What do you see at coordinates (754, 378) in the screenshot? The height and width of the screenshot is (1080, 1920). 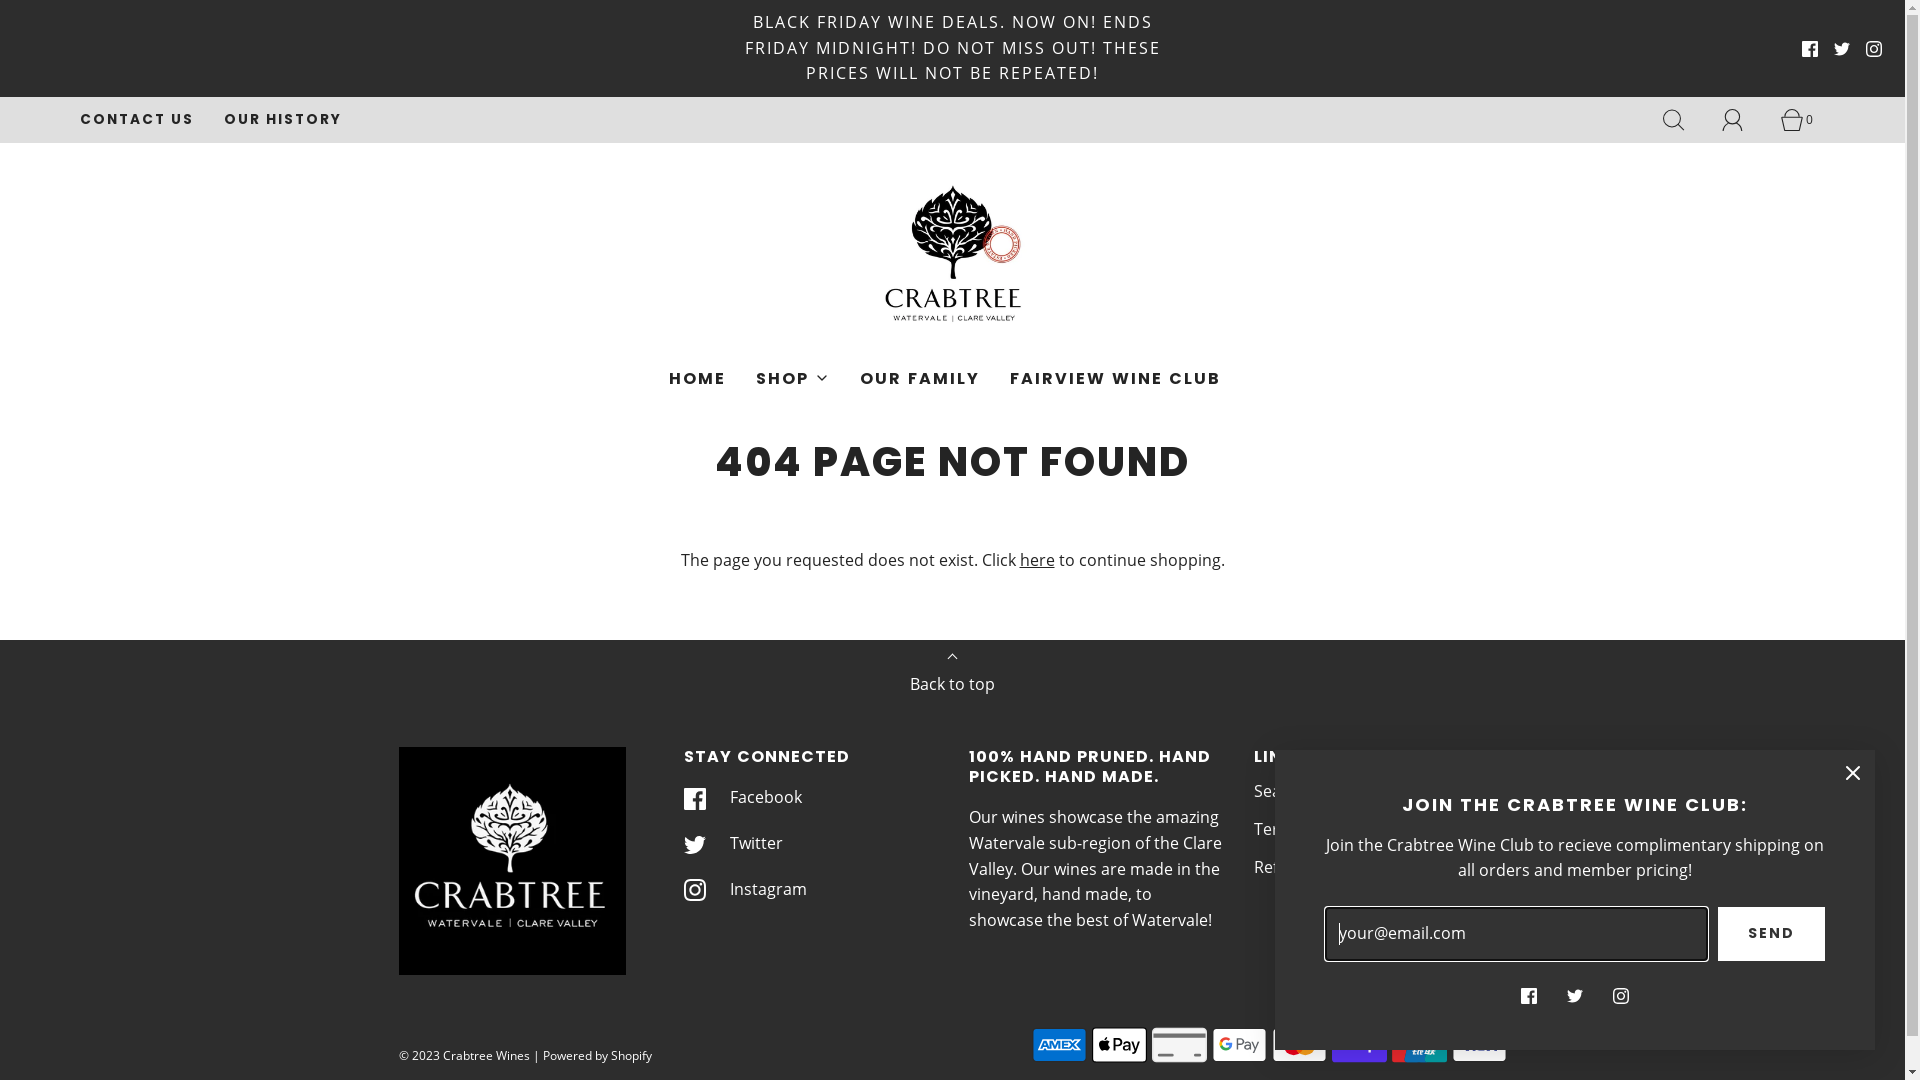 I see `'SHOP'` at bounding box center [754, 378].